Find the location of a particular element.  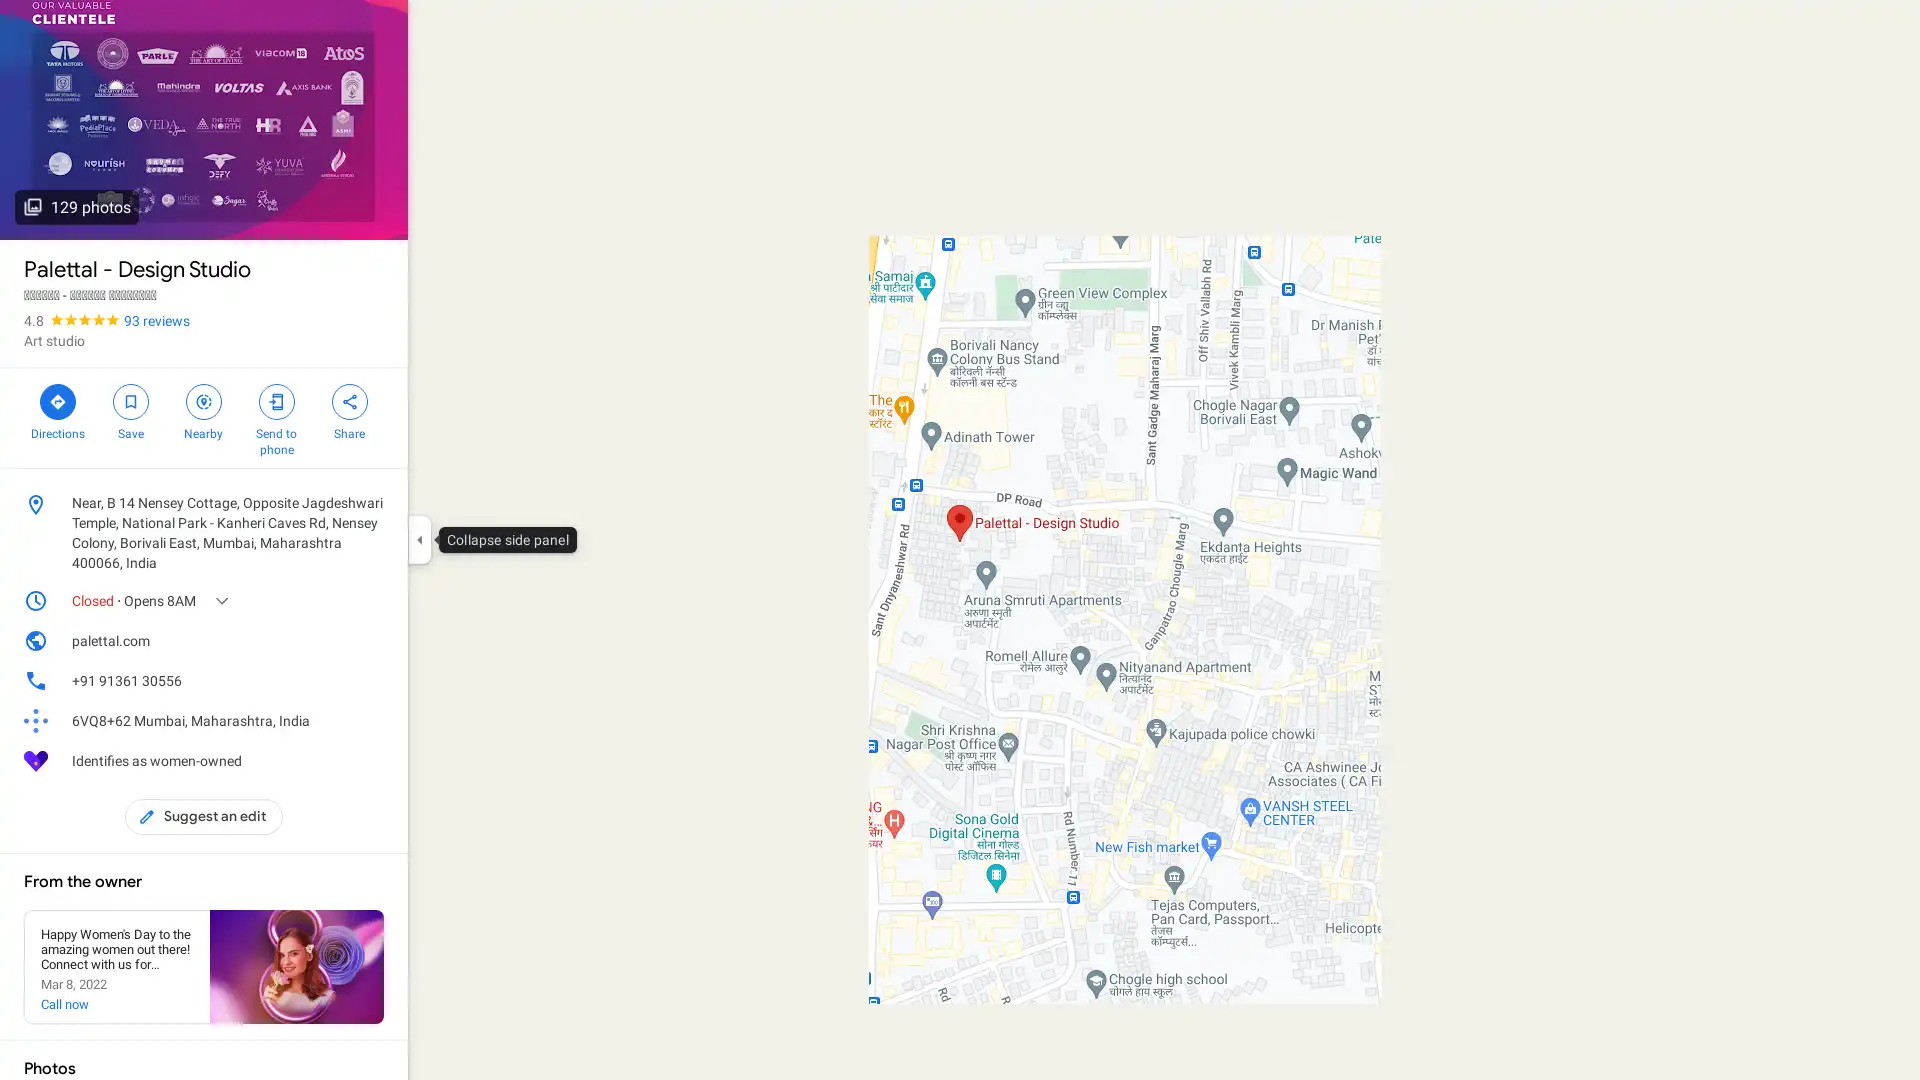

Suggest an edit is located at coordinates (204, 817).